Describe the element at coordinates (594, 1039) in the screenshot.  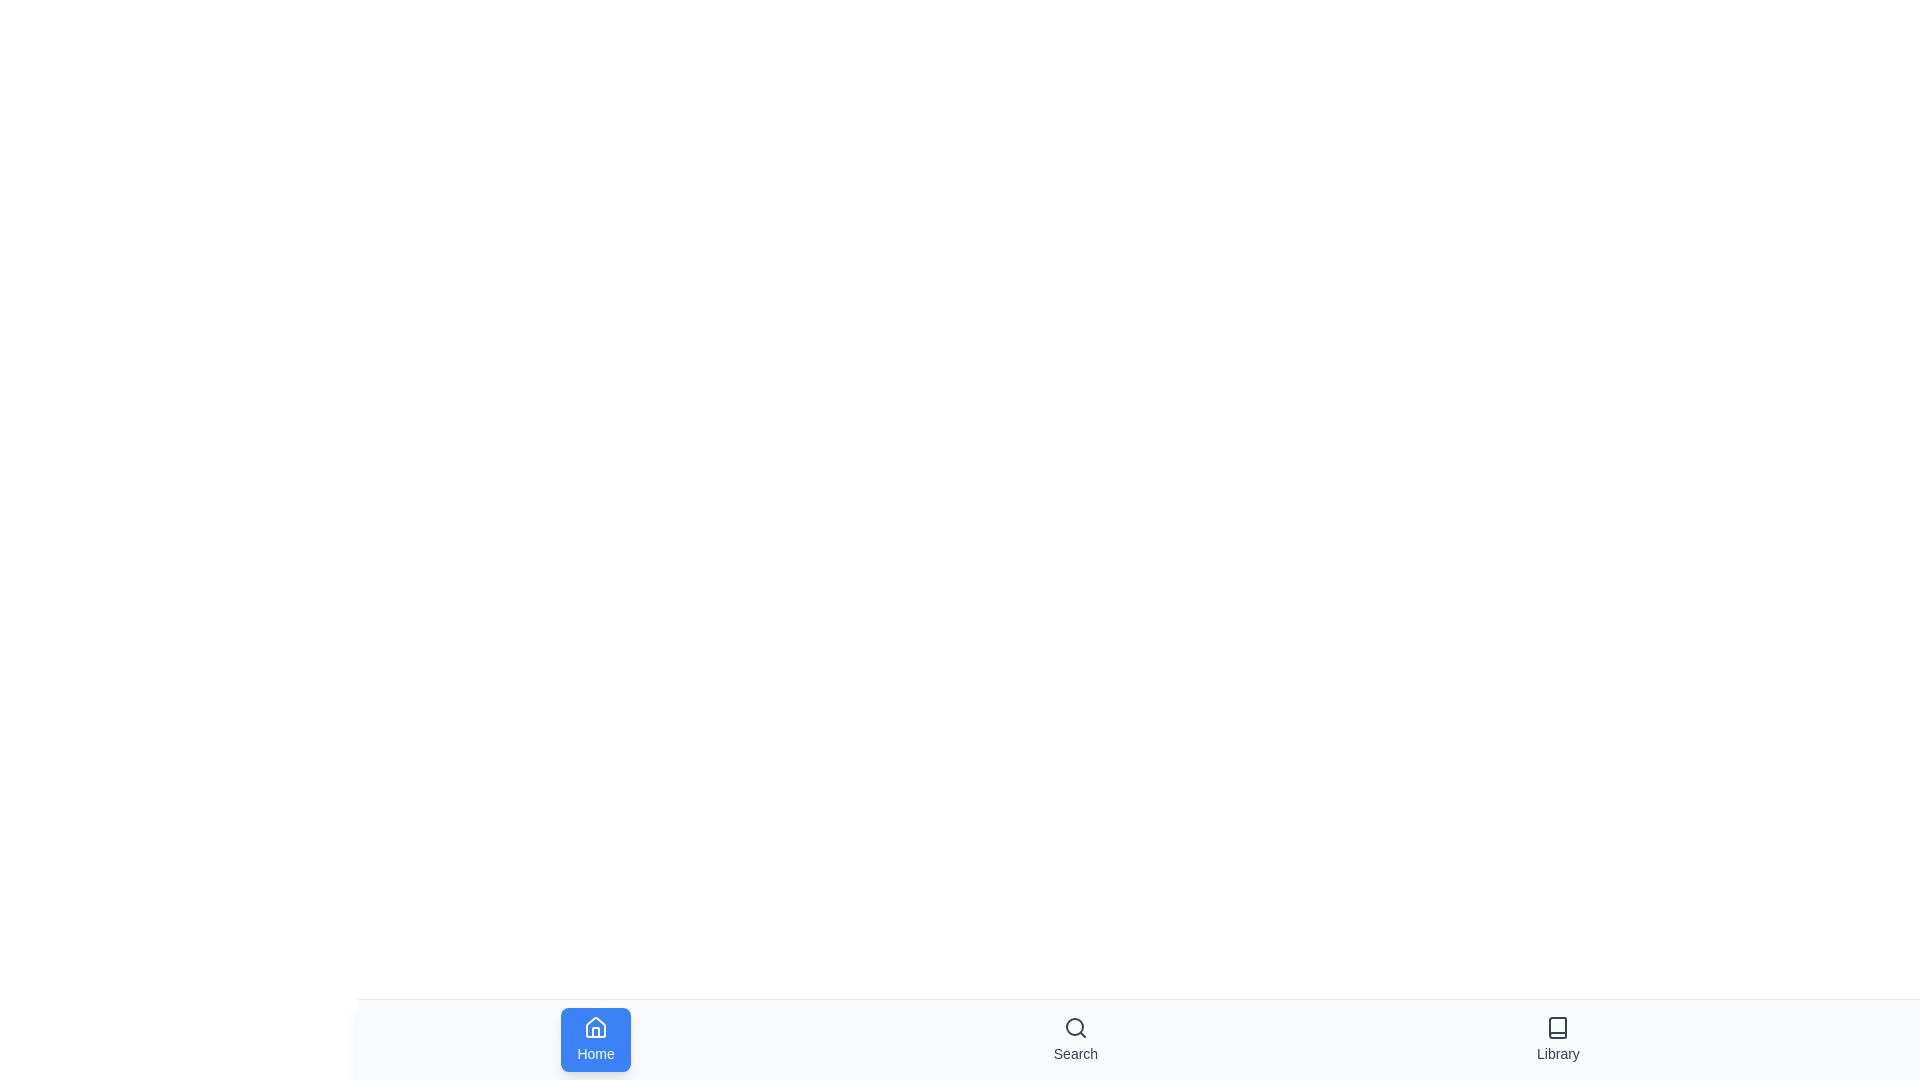
I see `the navigation tab labeled Home` at that location.